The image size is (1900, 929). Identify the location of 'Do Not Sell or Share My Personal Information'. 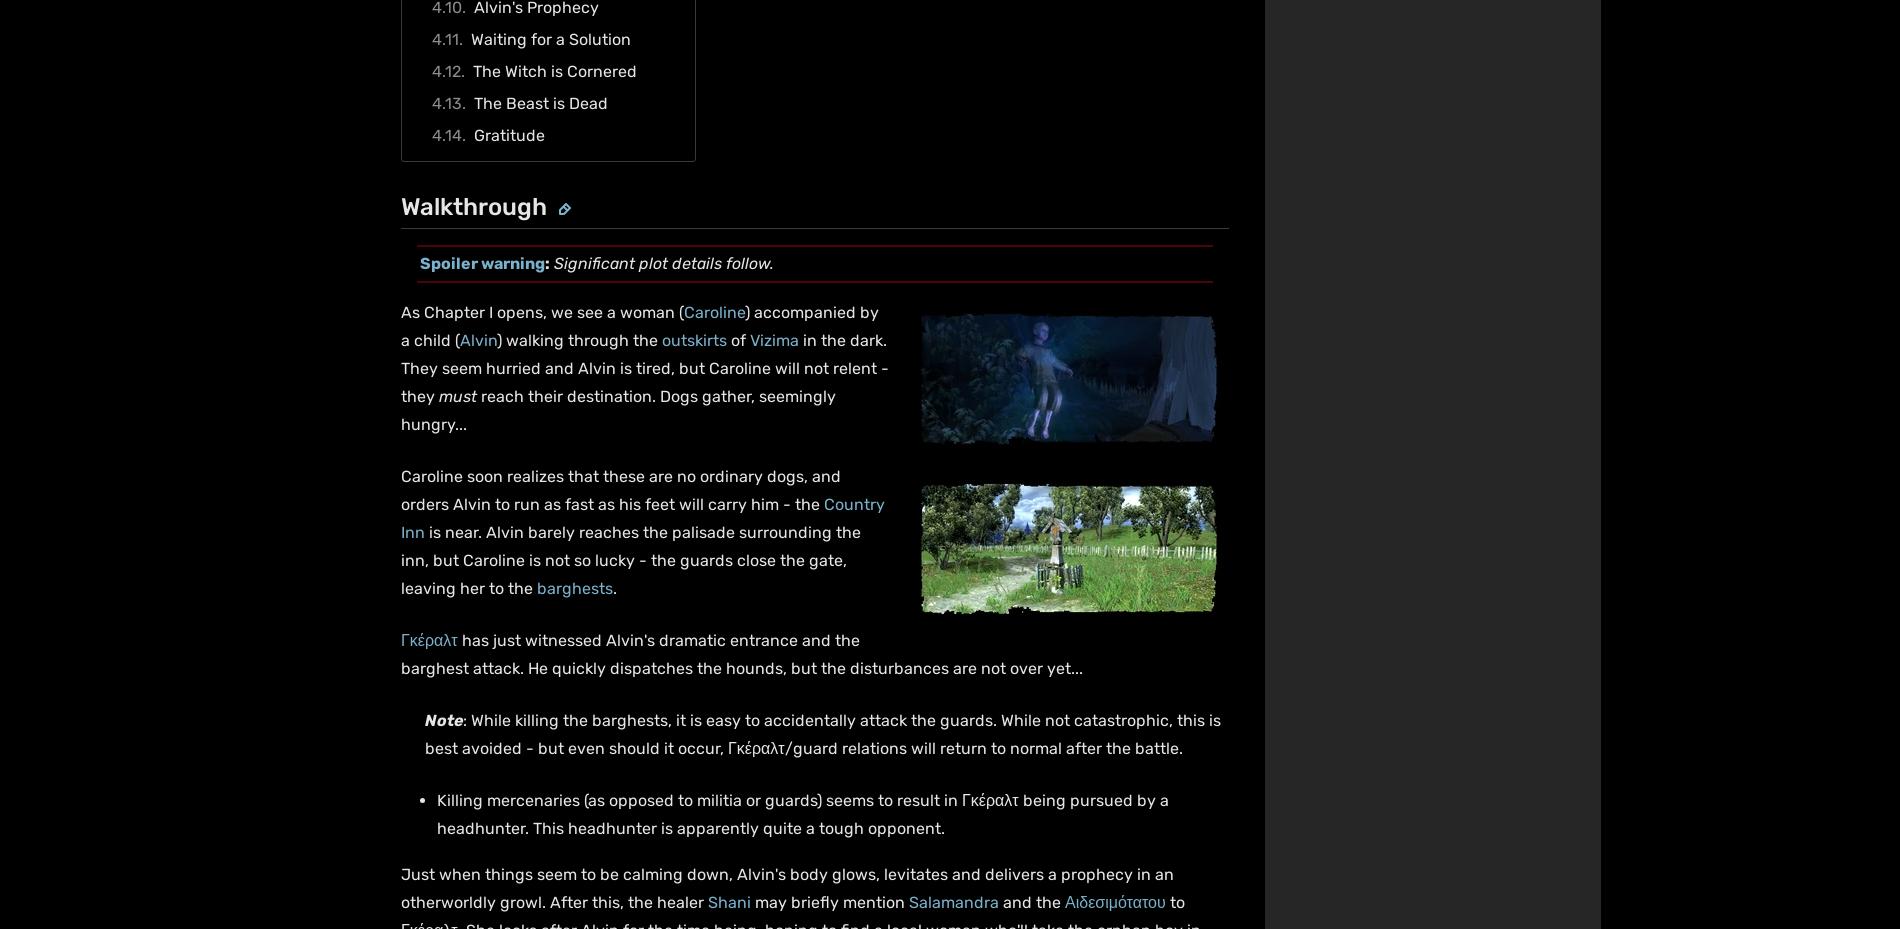
(1097, 852).